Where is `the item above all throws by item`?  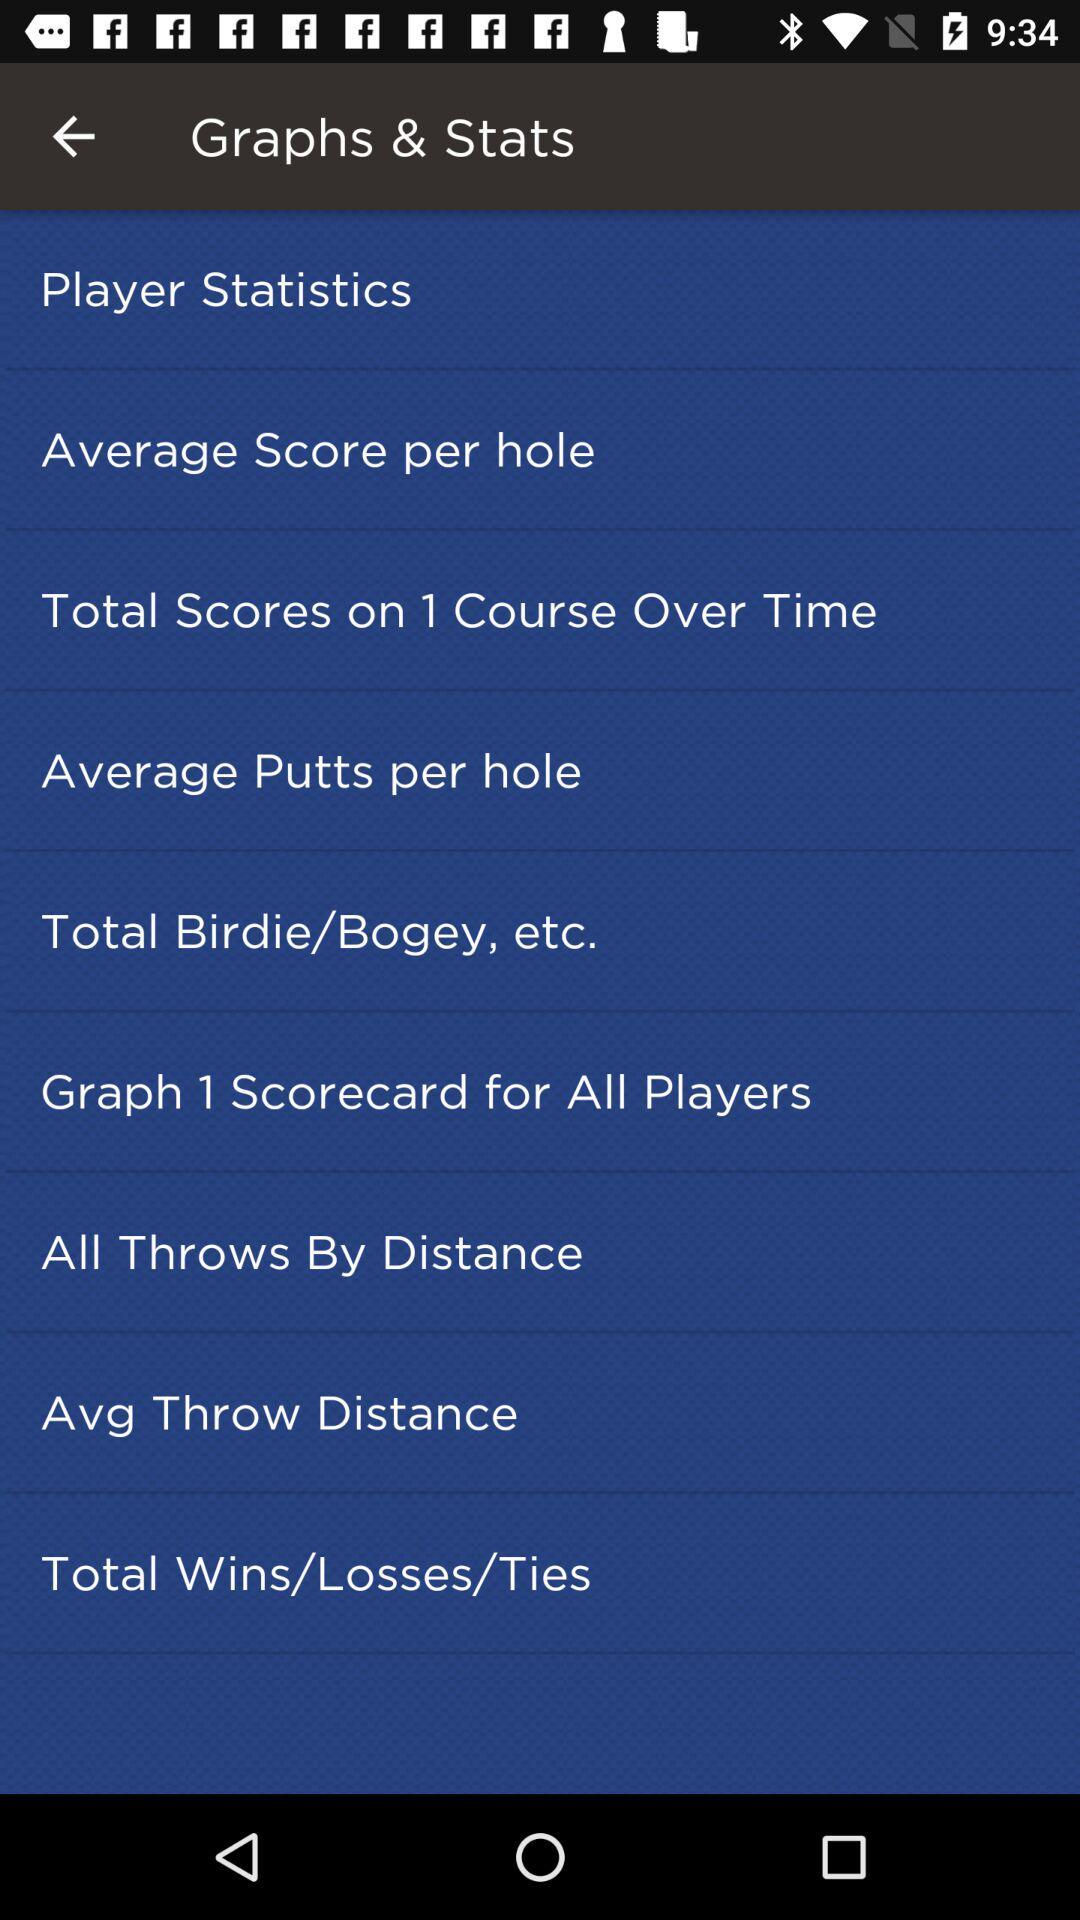 the item above all throws by item is located at coordinates (546, 1090).